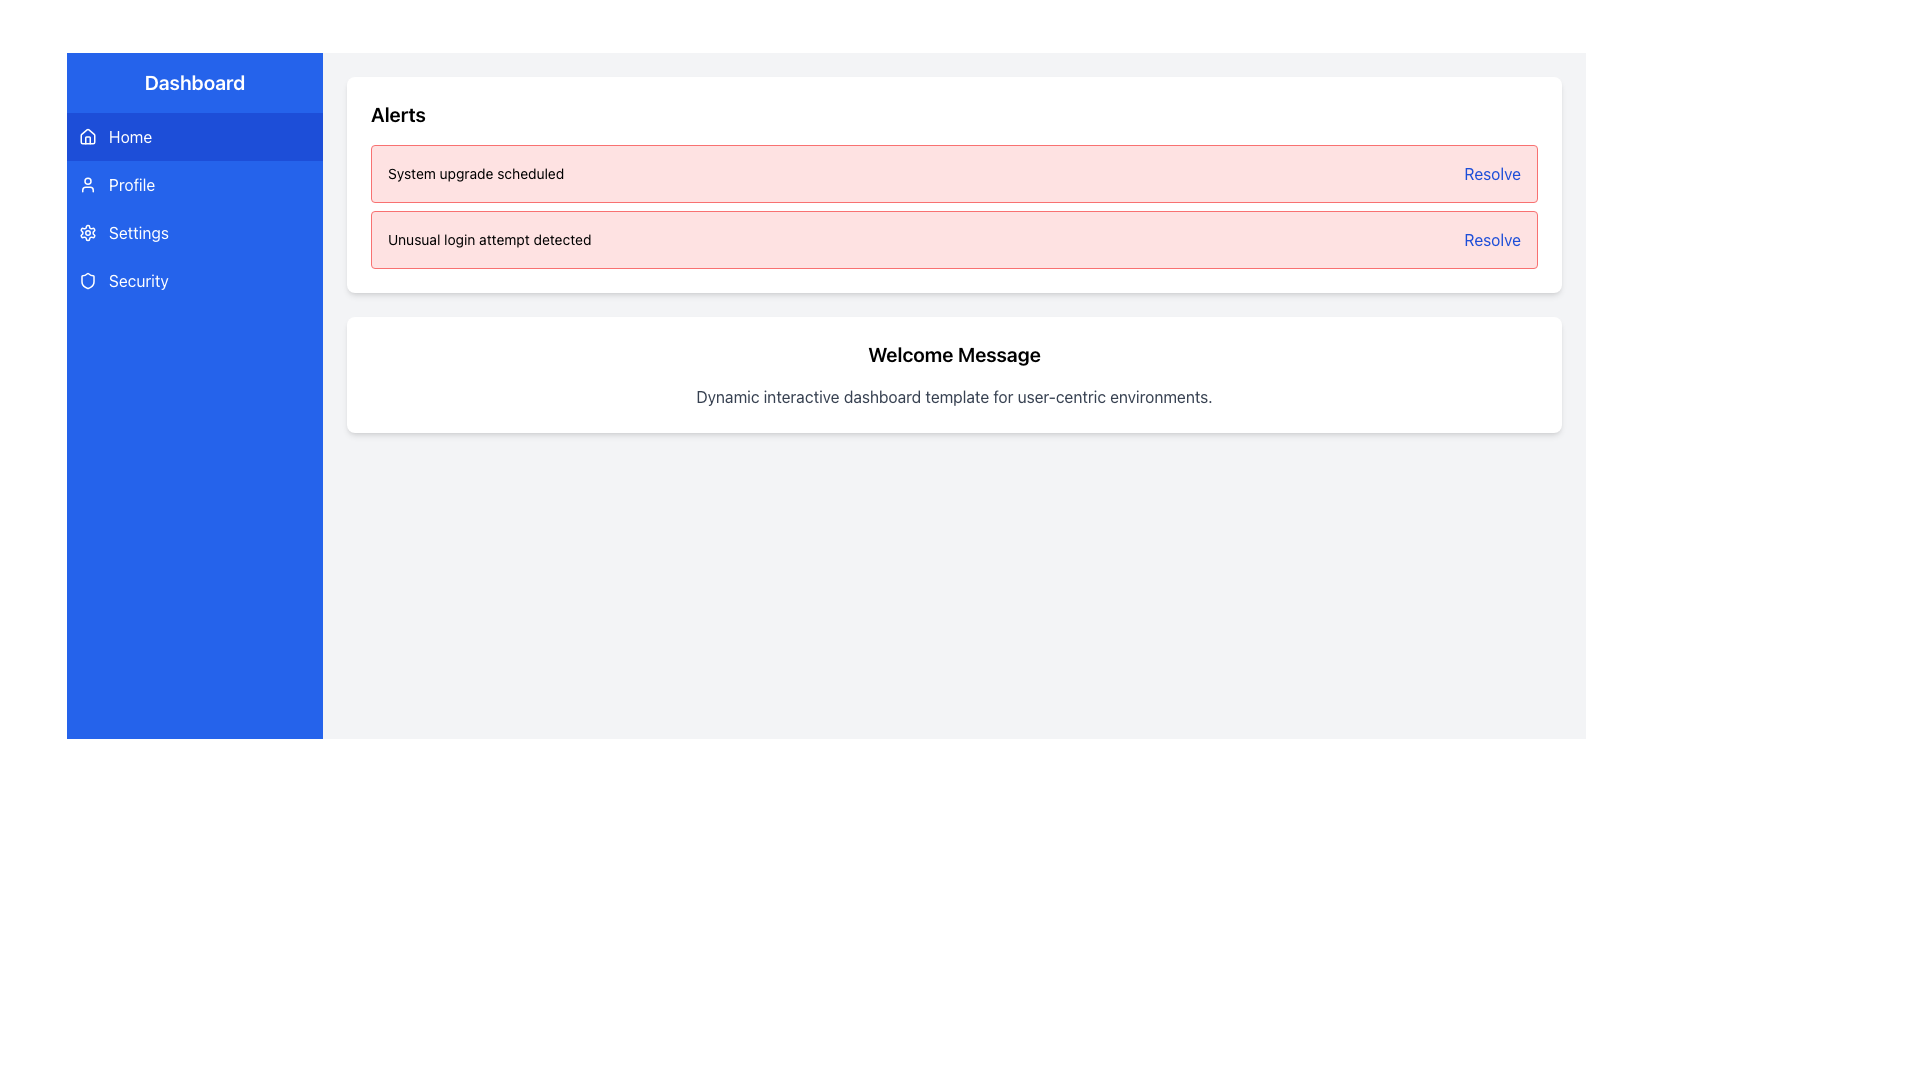  I want to click on the static text displaying 'System upgrade scheduled' in the Alerts section, so click(475, 172).